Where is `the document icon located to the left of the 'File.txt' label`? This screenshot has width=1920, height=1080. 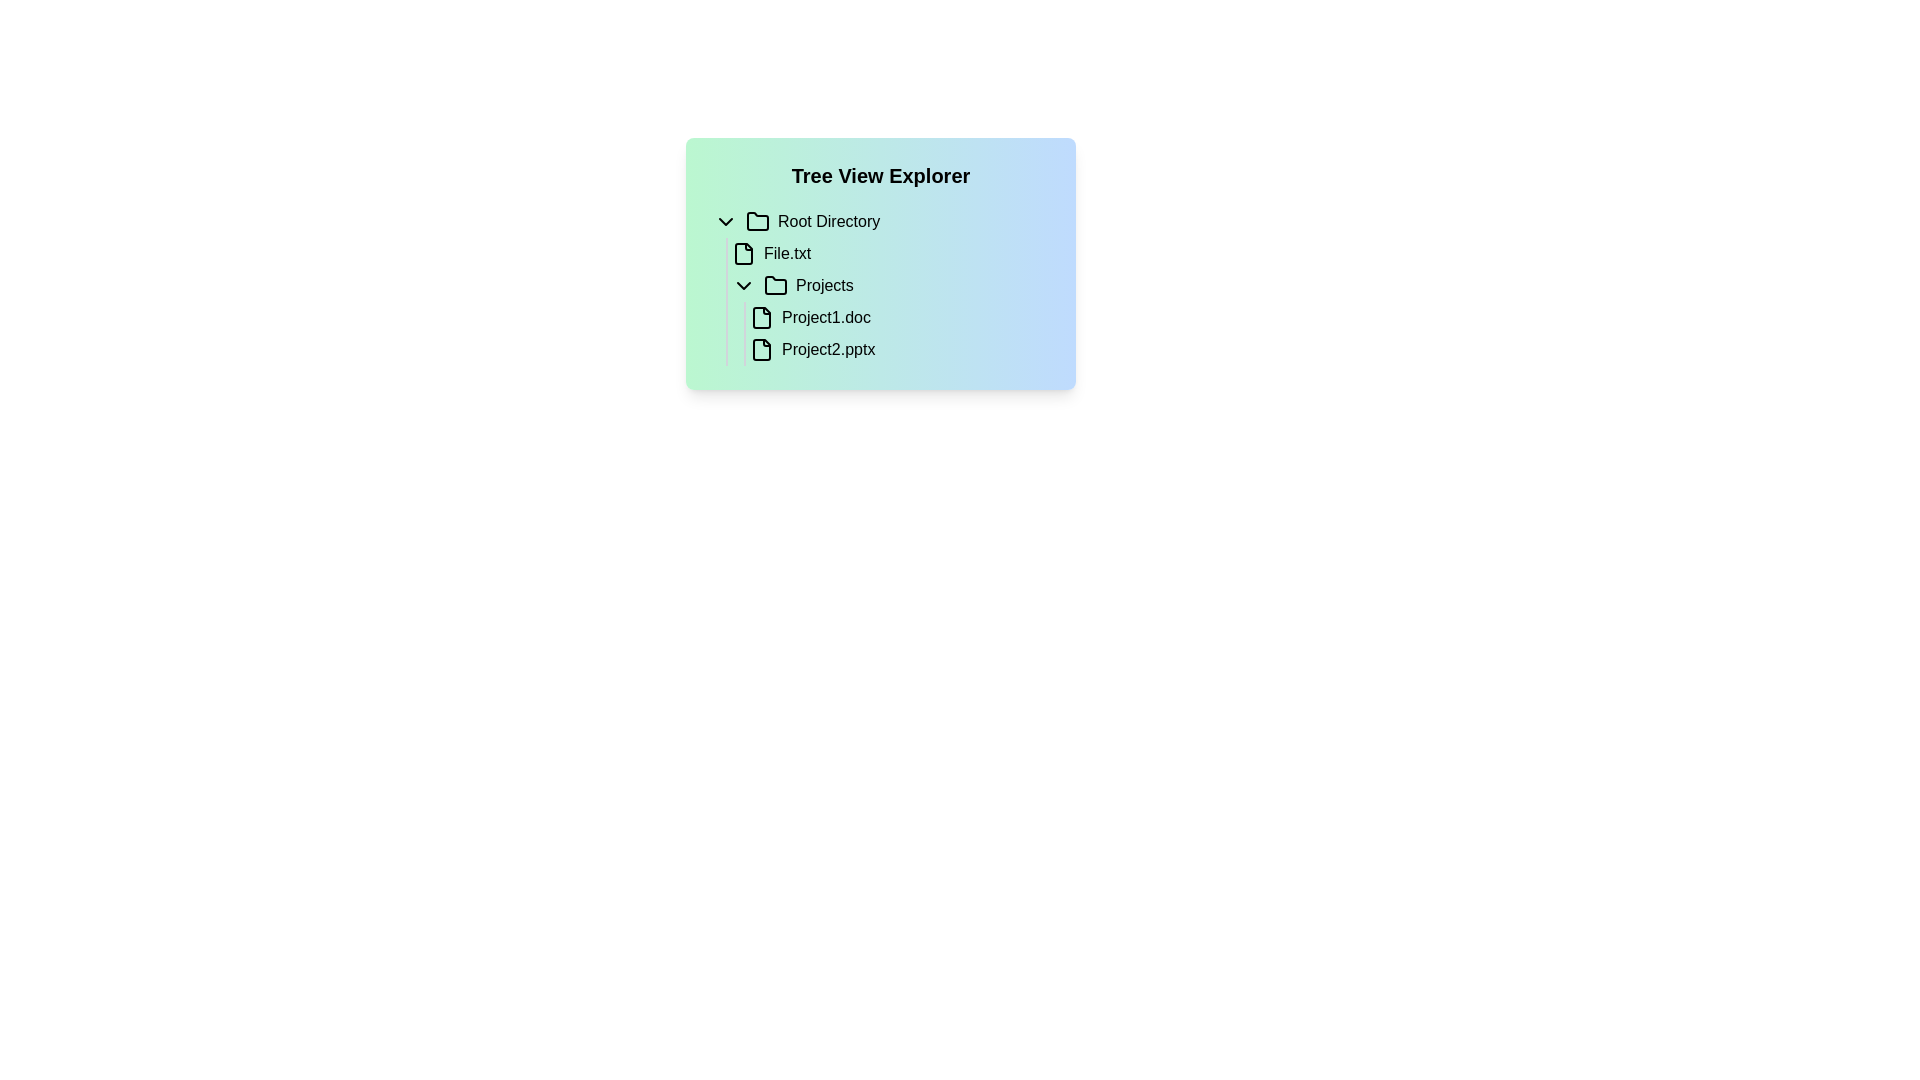
the document icon located to the left of the 'File.txt' label is located at coordinates (743, 253).